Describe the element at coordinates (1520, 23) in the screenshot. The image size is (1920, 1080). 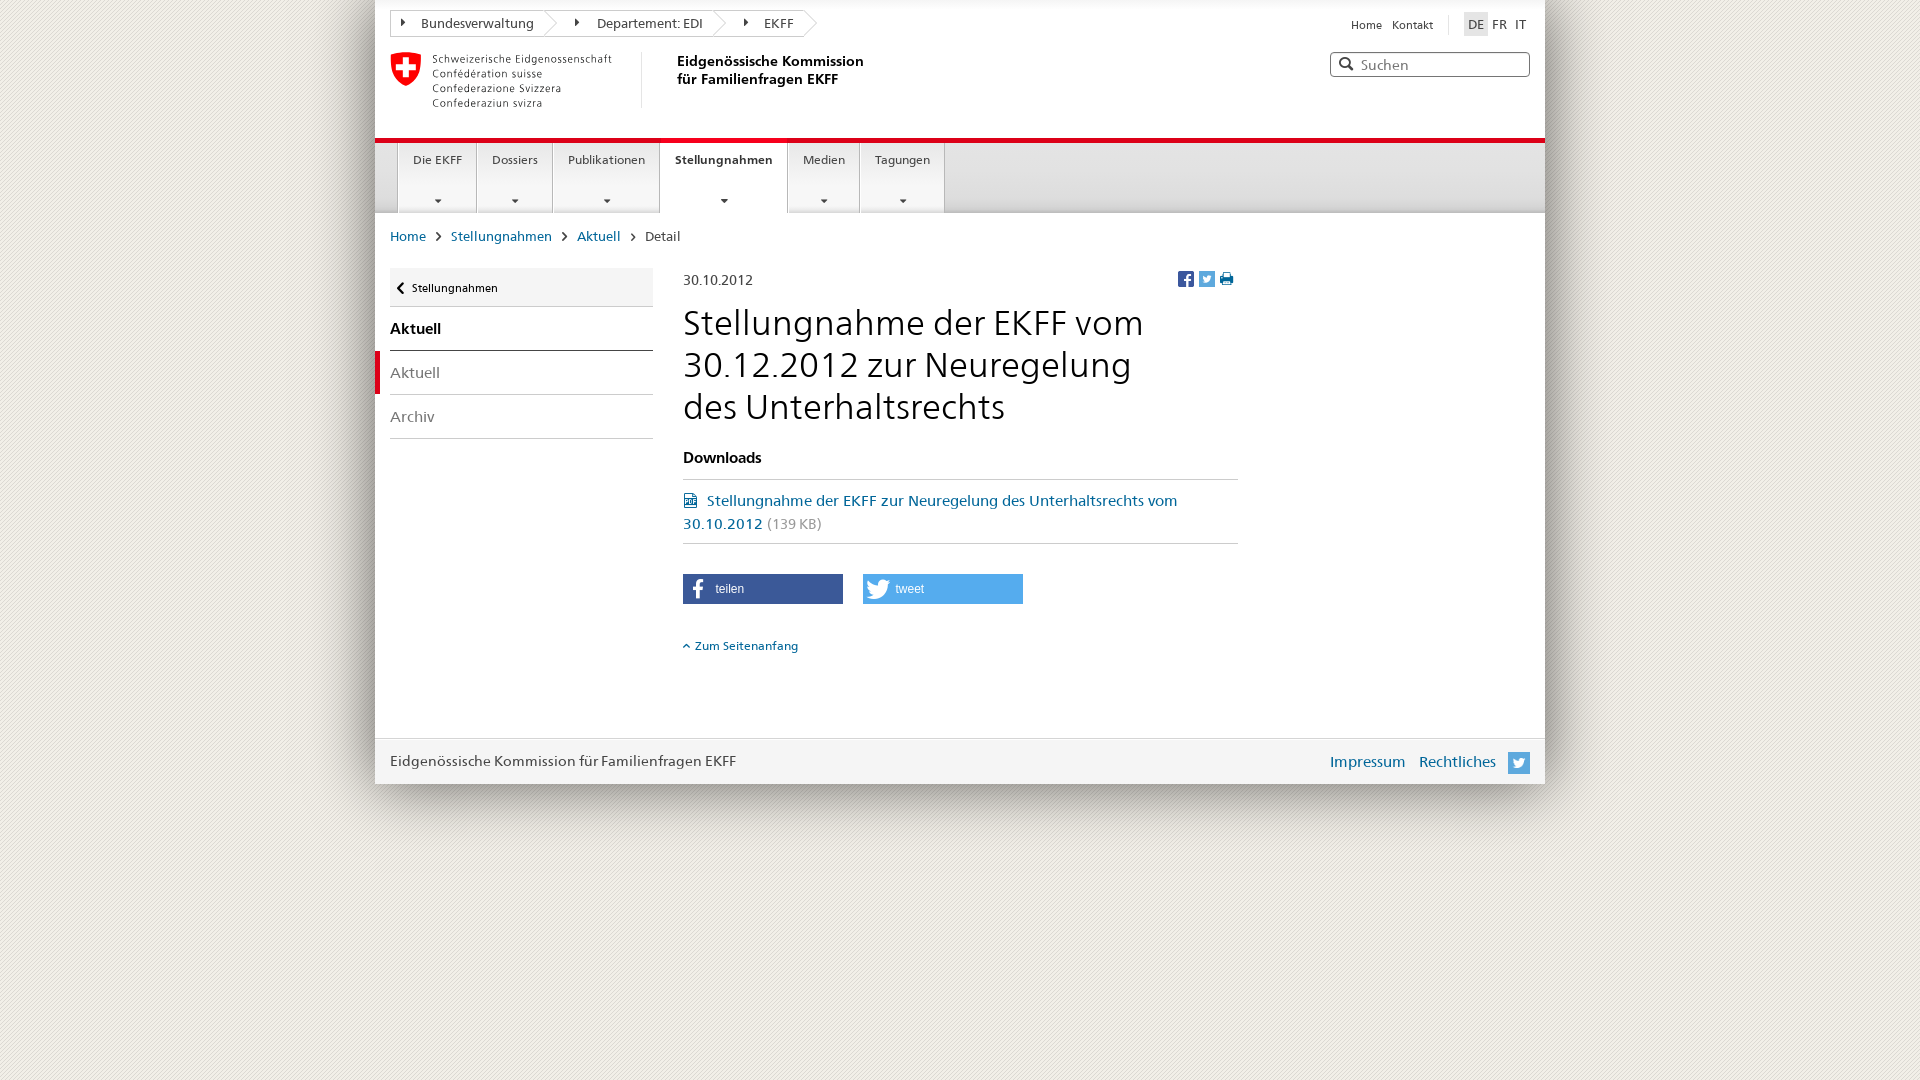
I see `'IT'` at that location.